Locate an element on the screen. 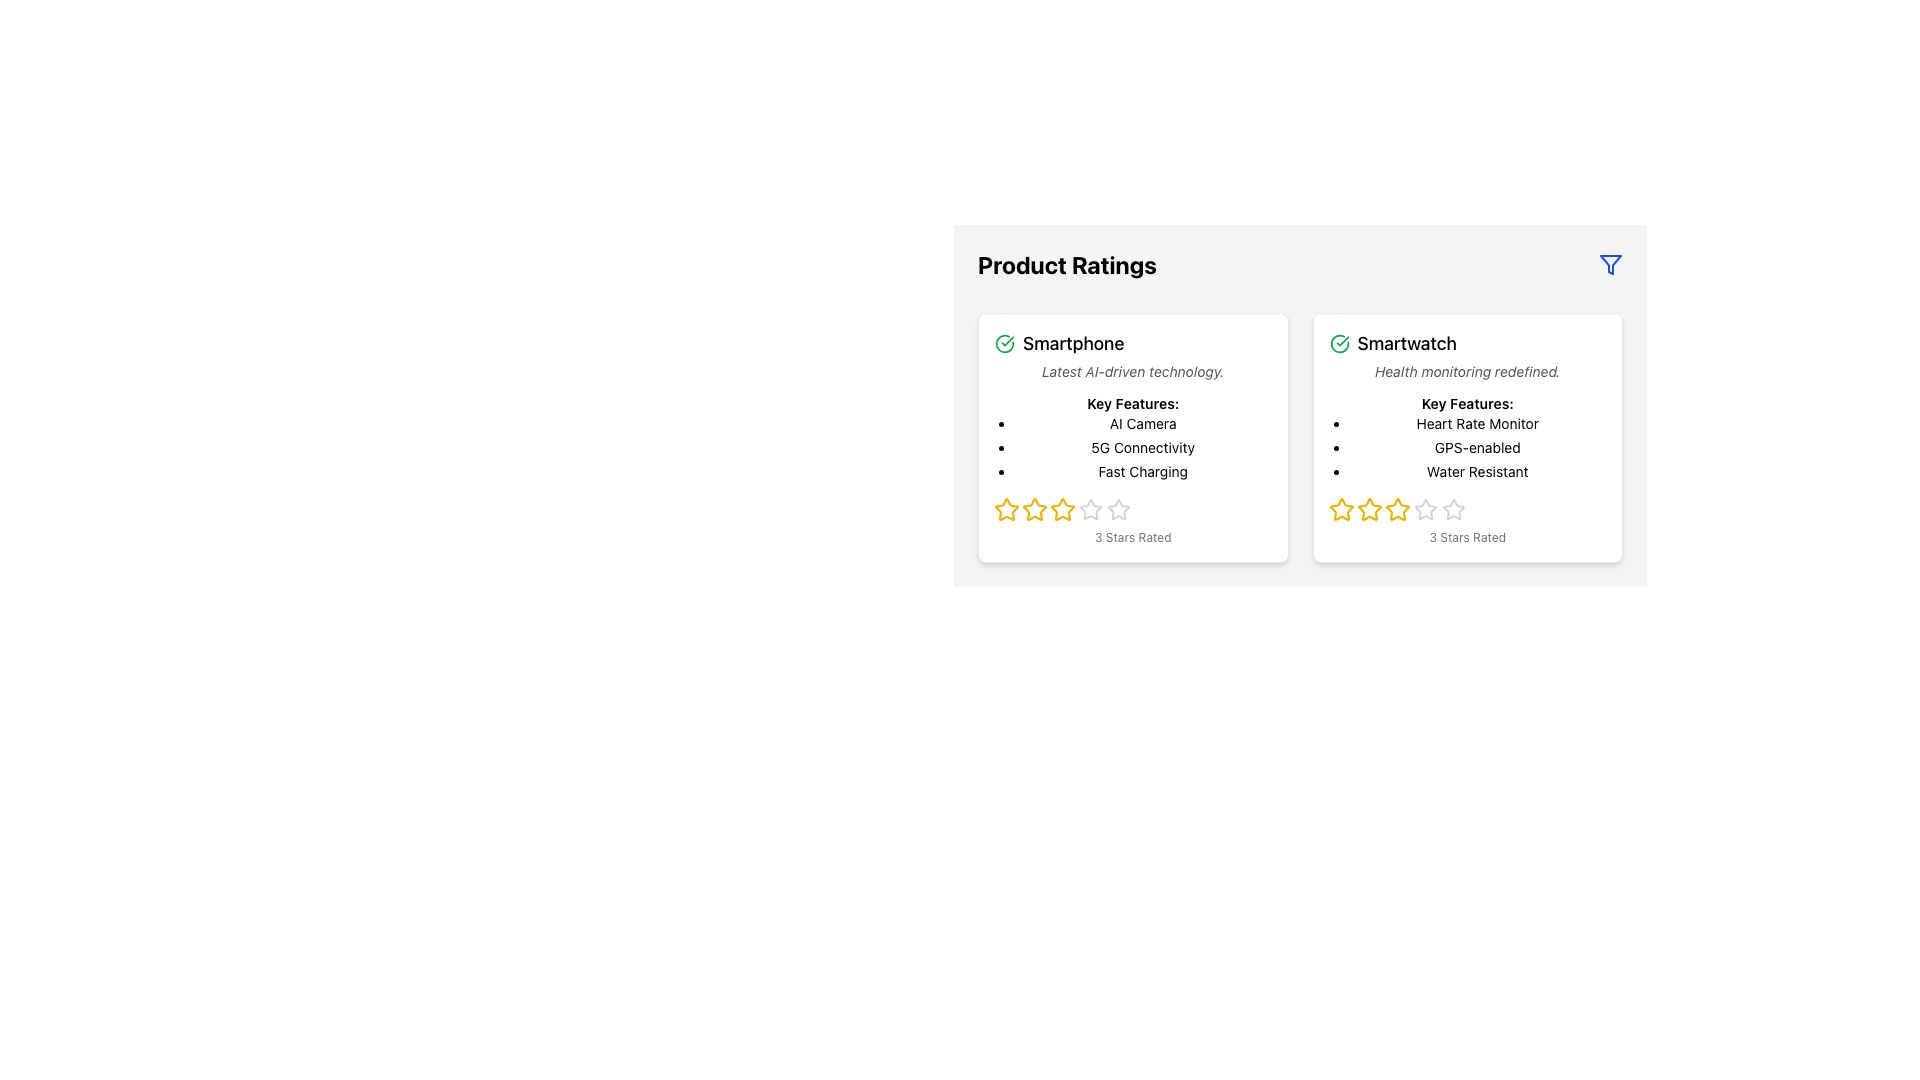  the second star icon in the rating component of the 'Smartwatch' card, located under the 'Product Ratings' header is located at coordinates (1368, 508).